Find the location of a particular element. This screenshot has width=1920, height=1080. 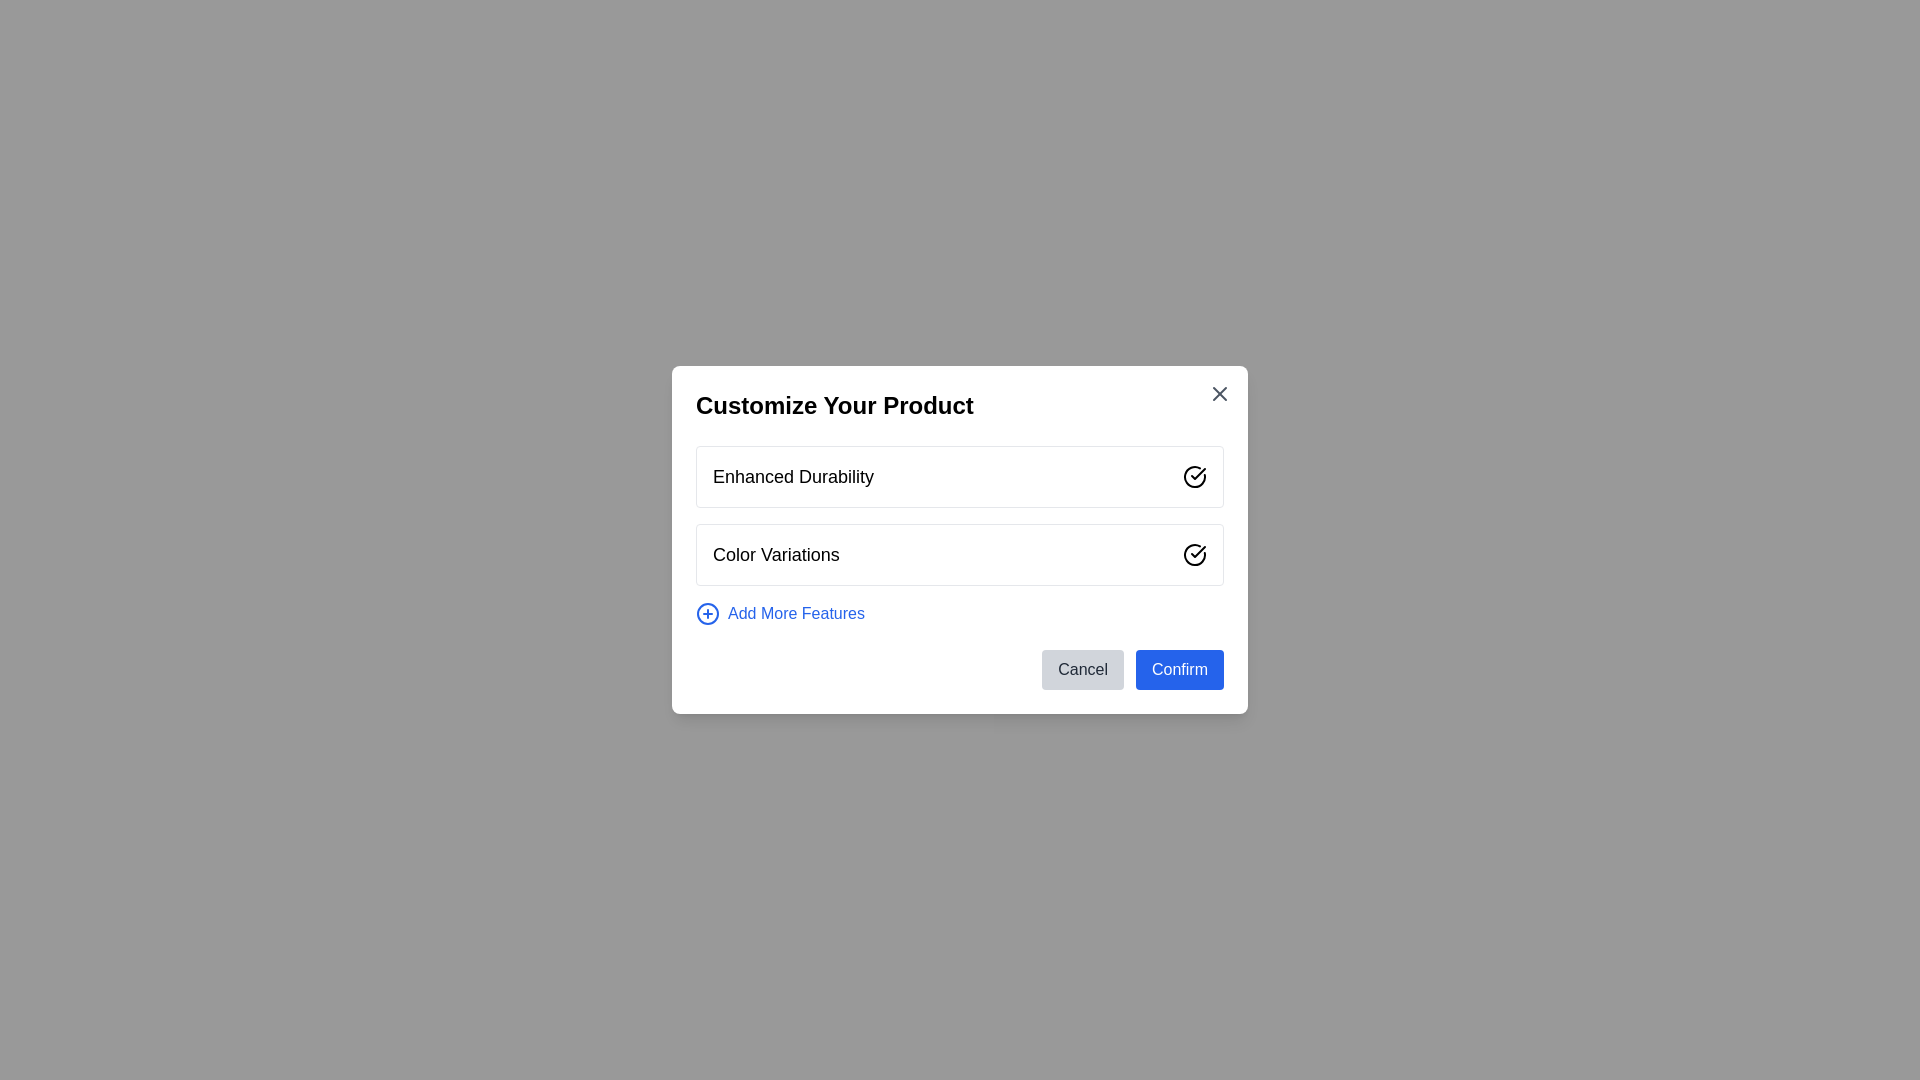

the close button represented by a vector graphic 'X' in the top-right corner of the 'Customize Your Product' dialog box is located at coordinates (1218, 393).